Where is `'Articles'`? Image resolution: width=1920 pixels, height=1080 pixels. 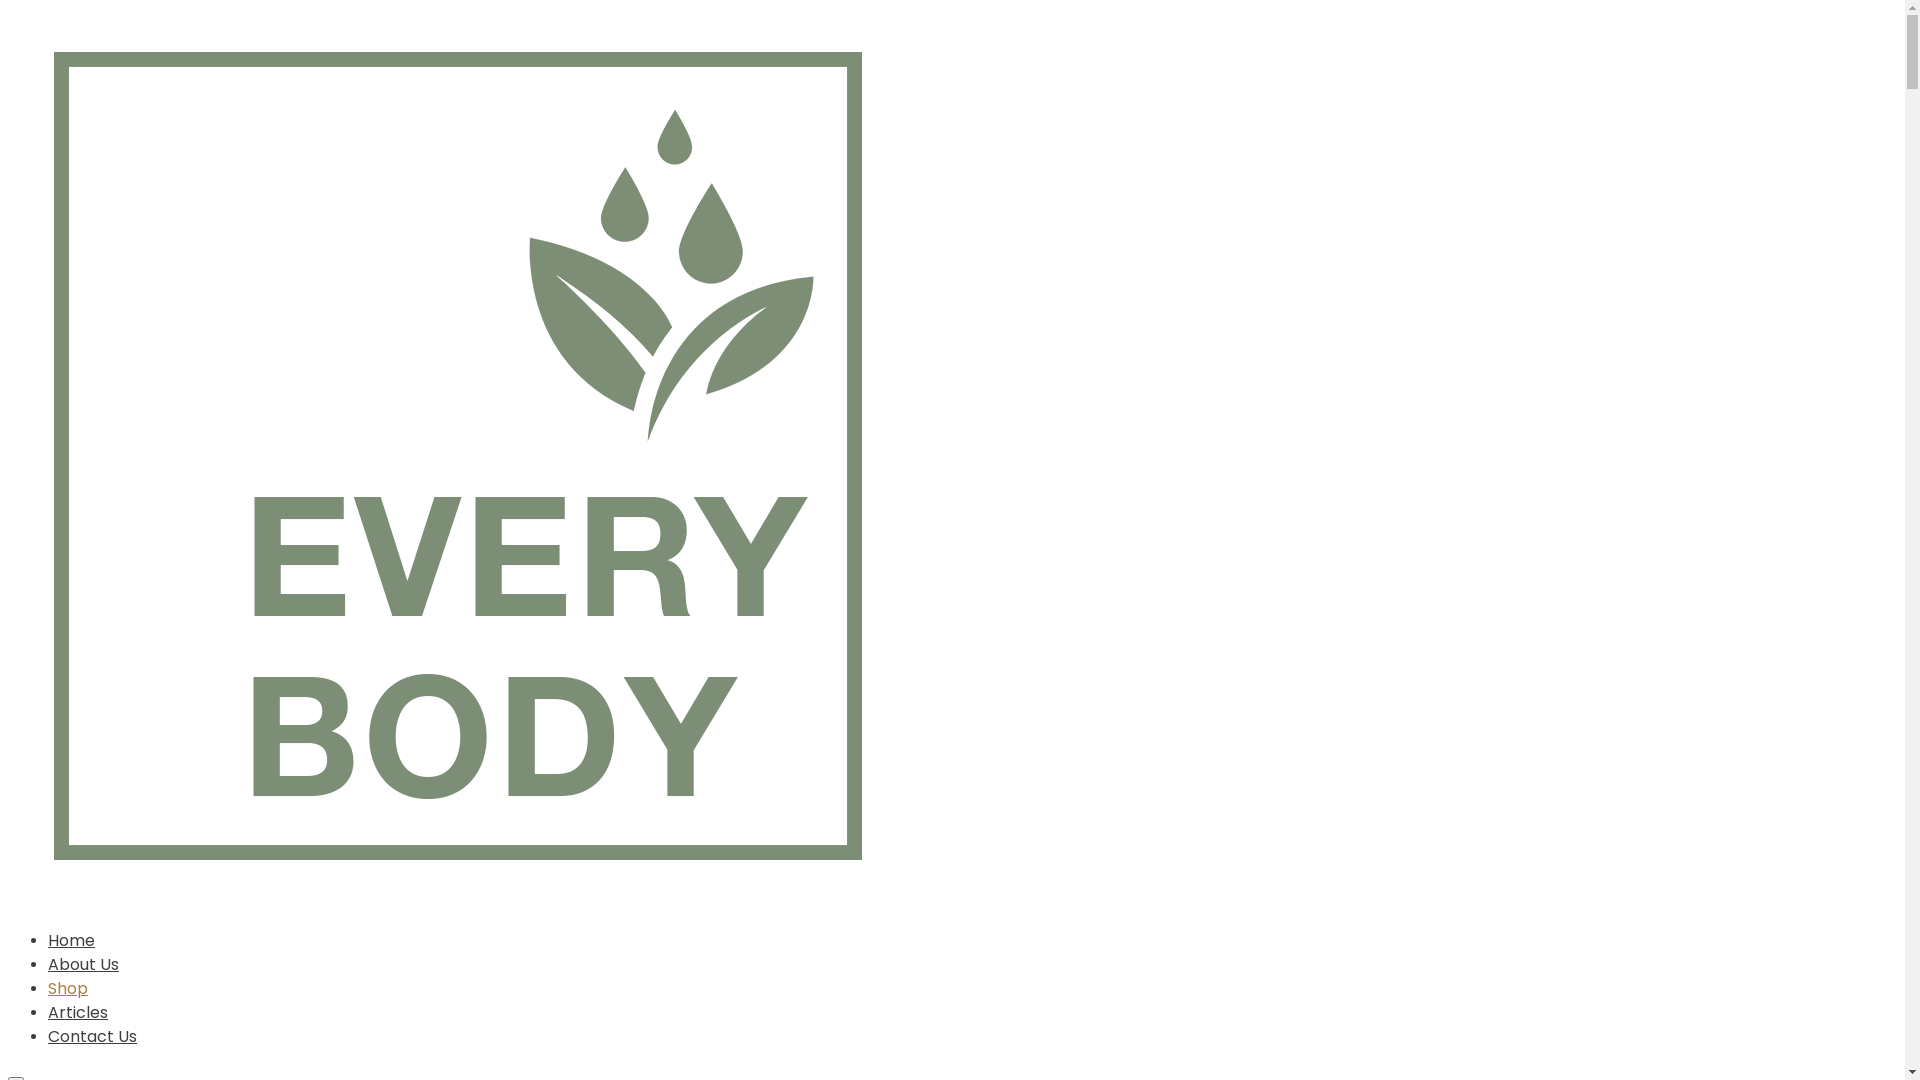 'Articles' is located at coordinates (77, 1012).